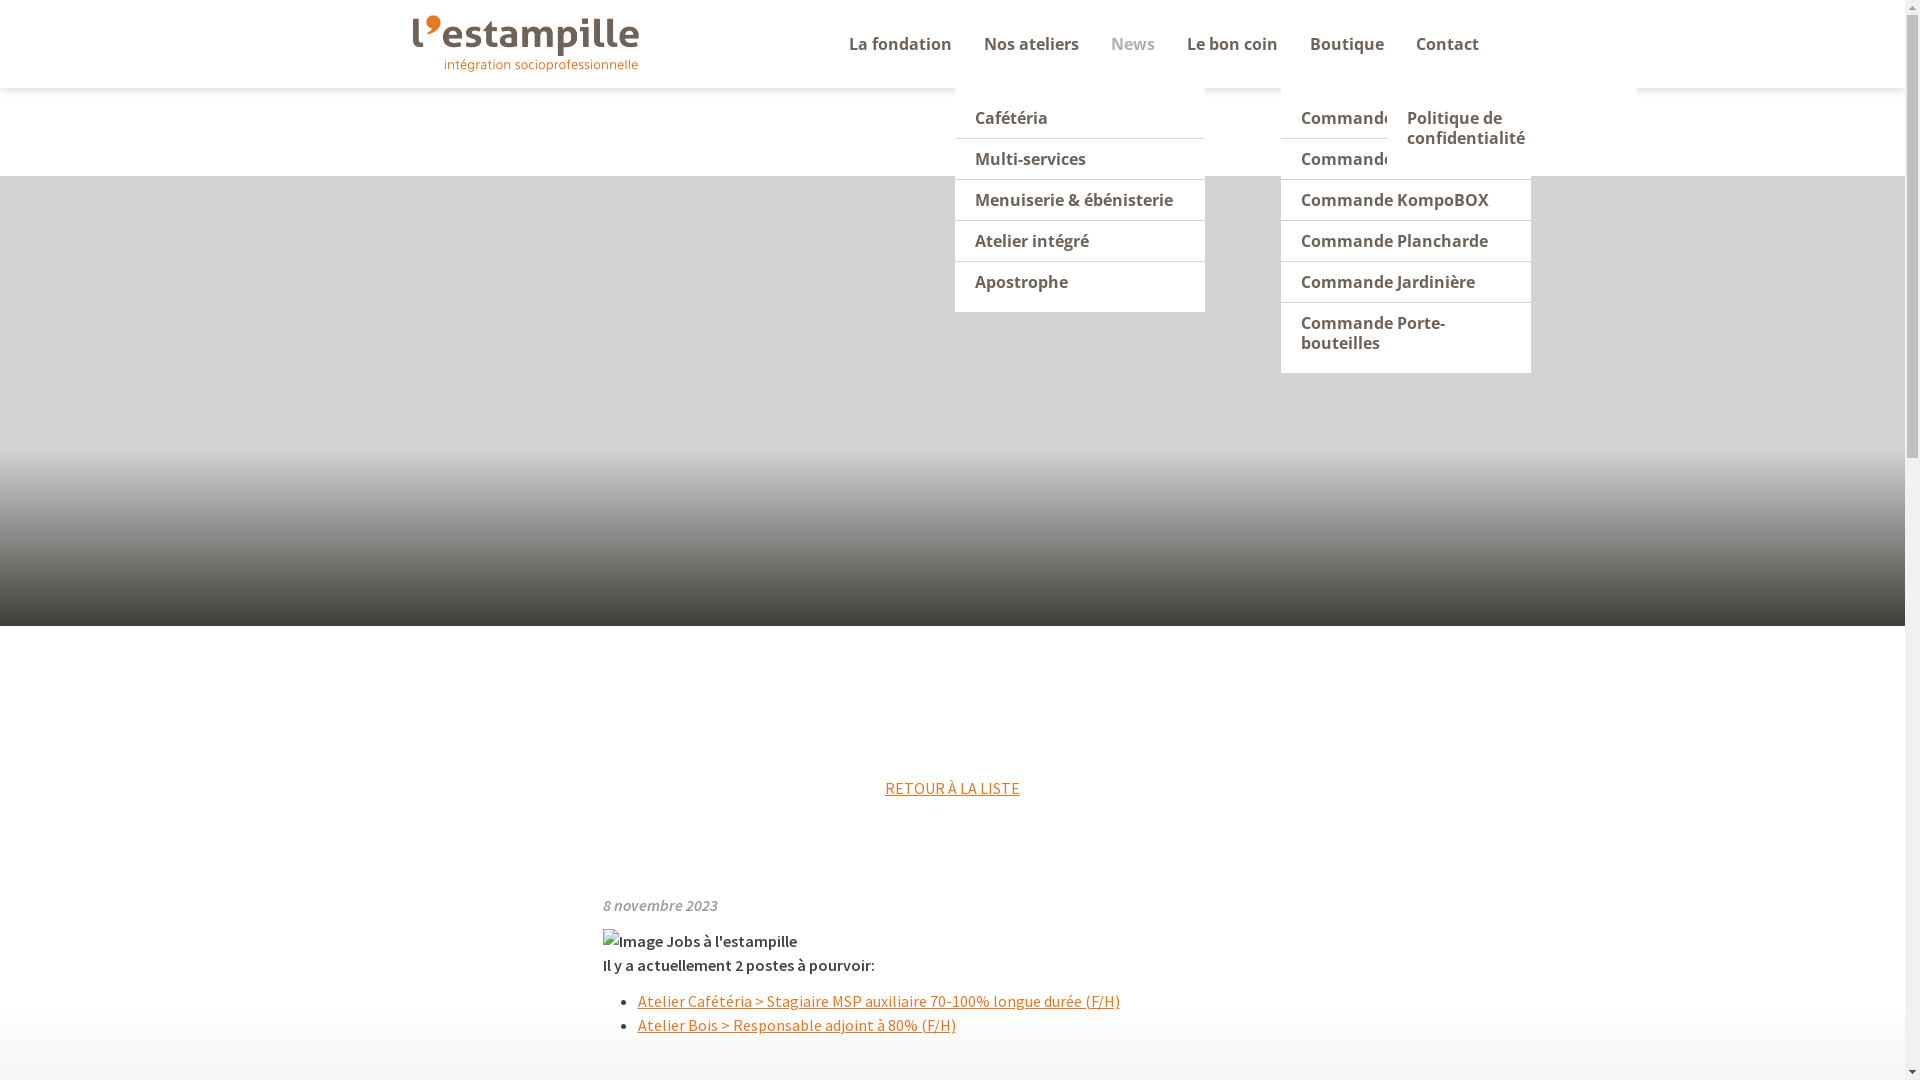  What do you see at coordinates (1347, 43) in the screenshot?
I see `'Boutique'` at bounding box center [1347, 43].